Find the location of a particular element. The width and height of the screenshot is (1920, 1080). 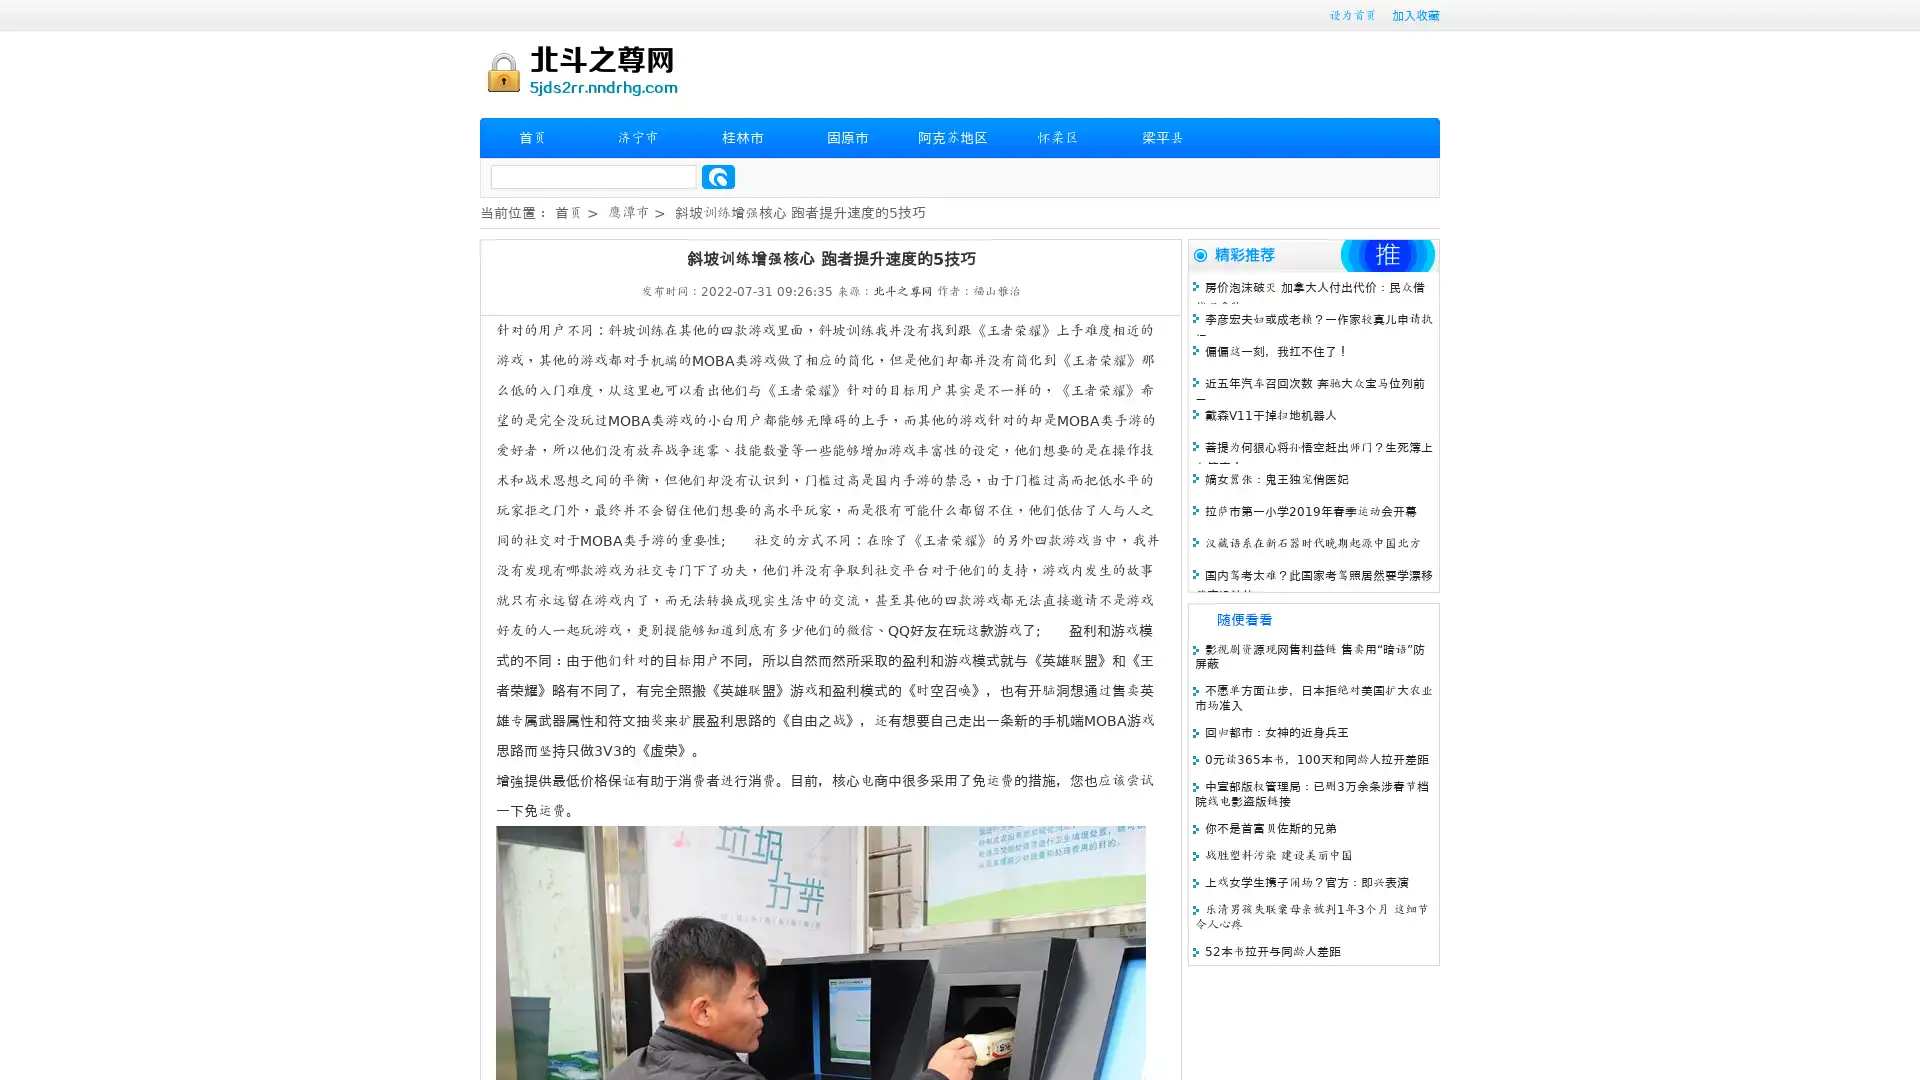

Search is located at coordinates (718, 176).